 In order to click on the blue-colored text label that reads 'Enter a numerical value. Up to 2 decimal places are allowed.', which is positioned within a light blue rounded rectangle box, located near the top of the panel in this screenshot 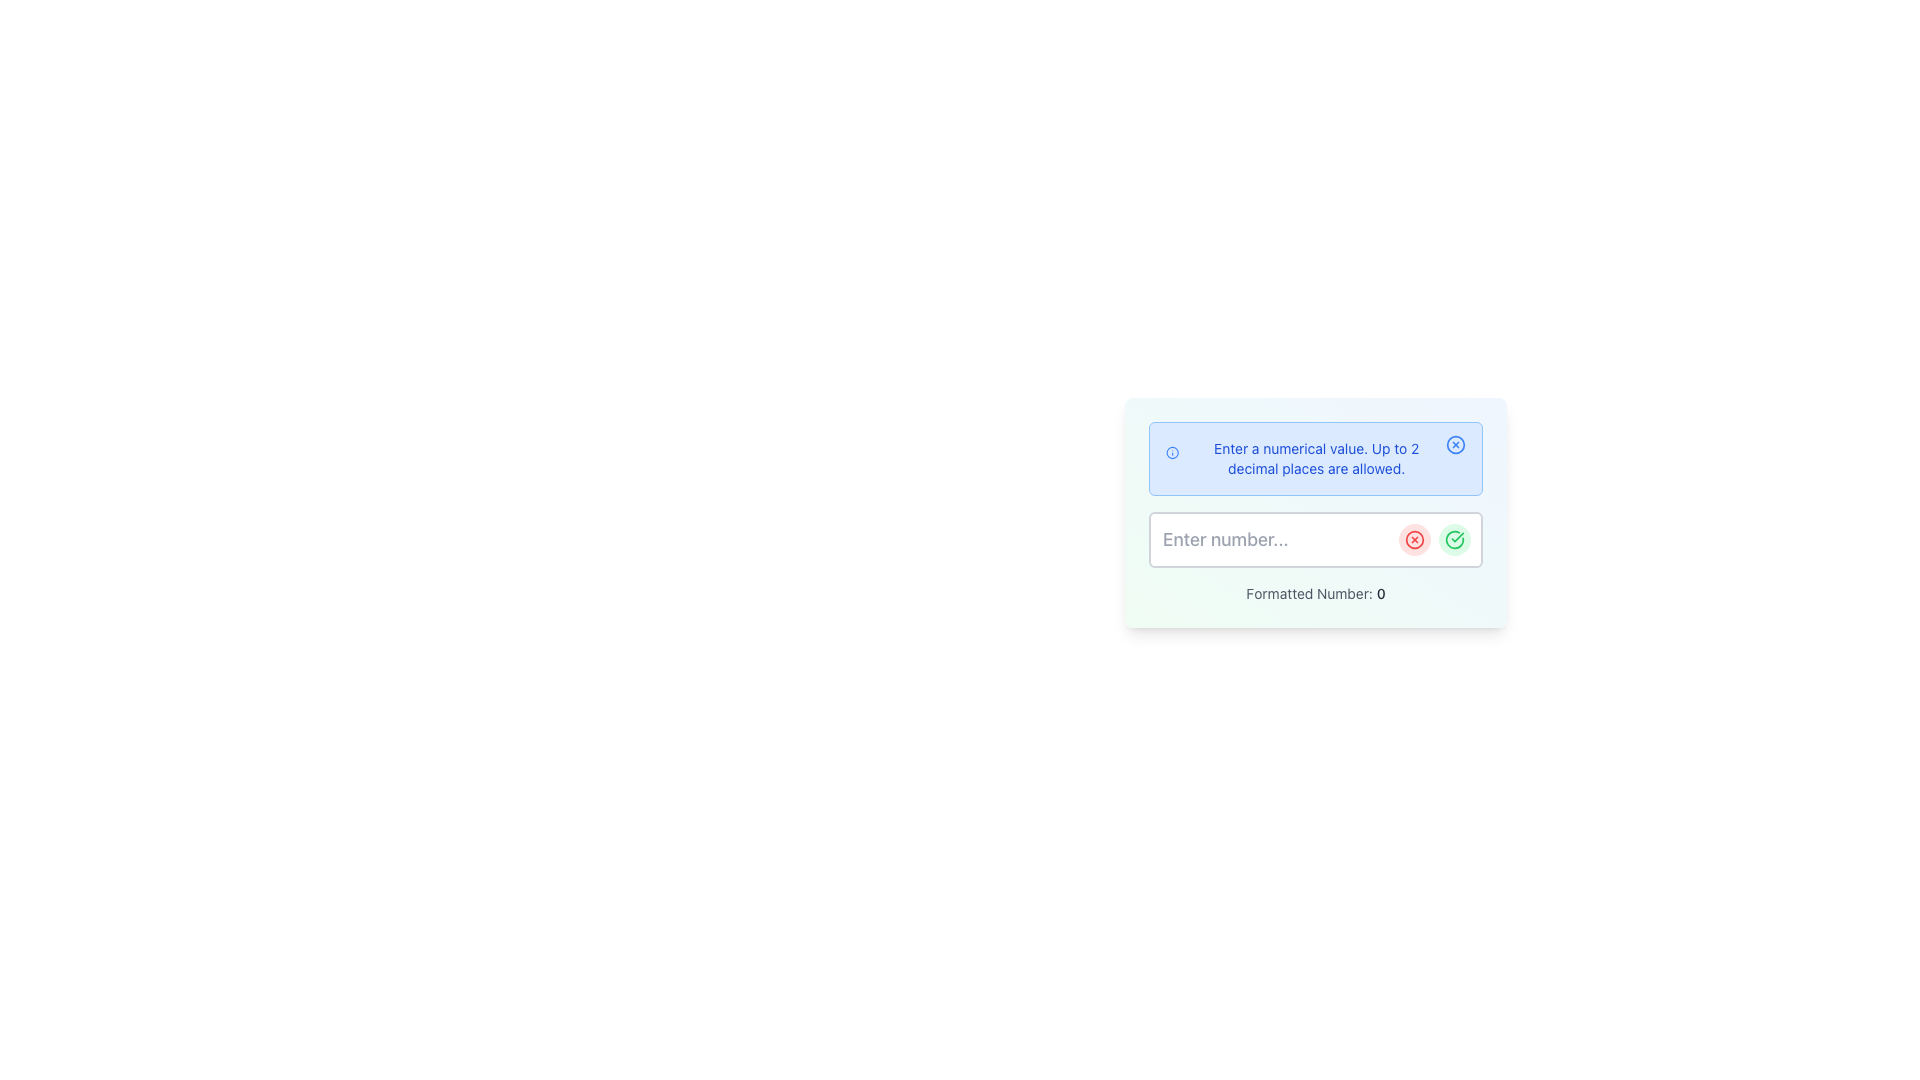, I will do `click(1316, 459)`.